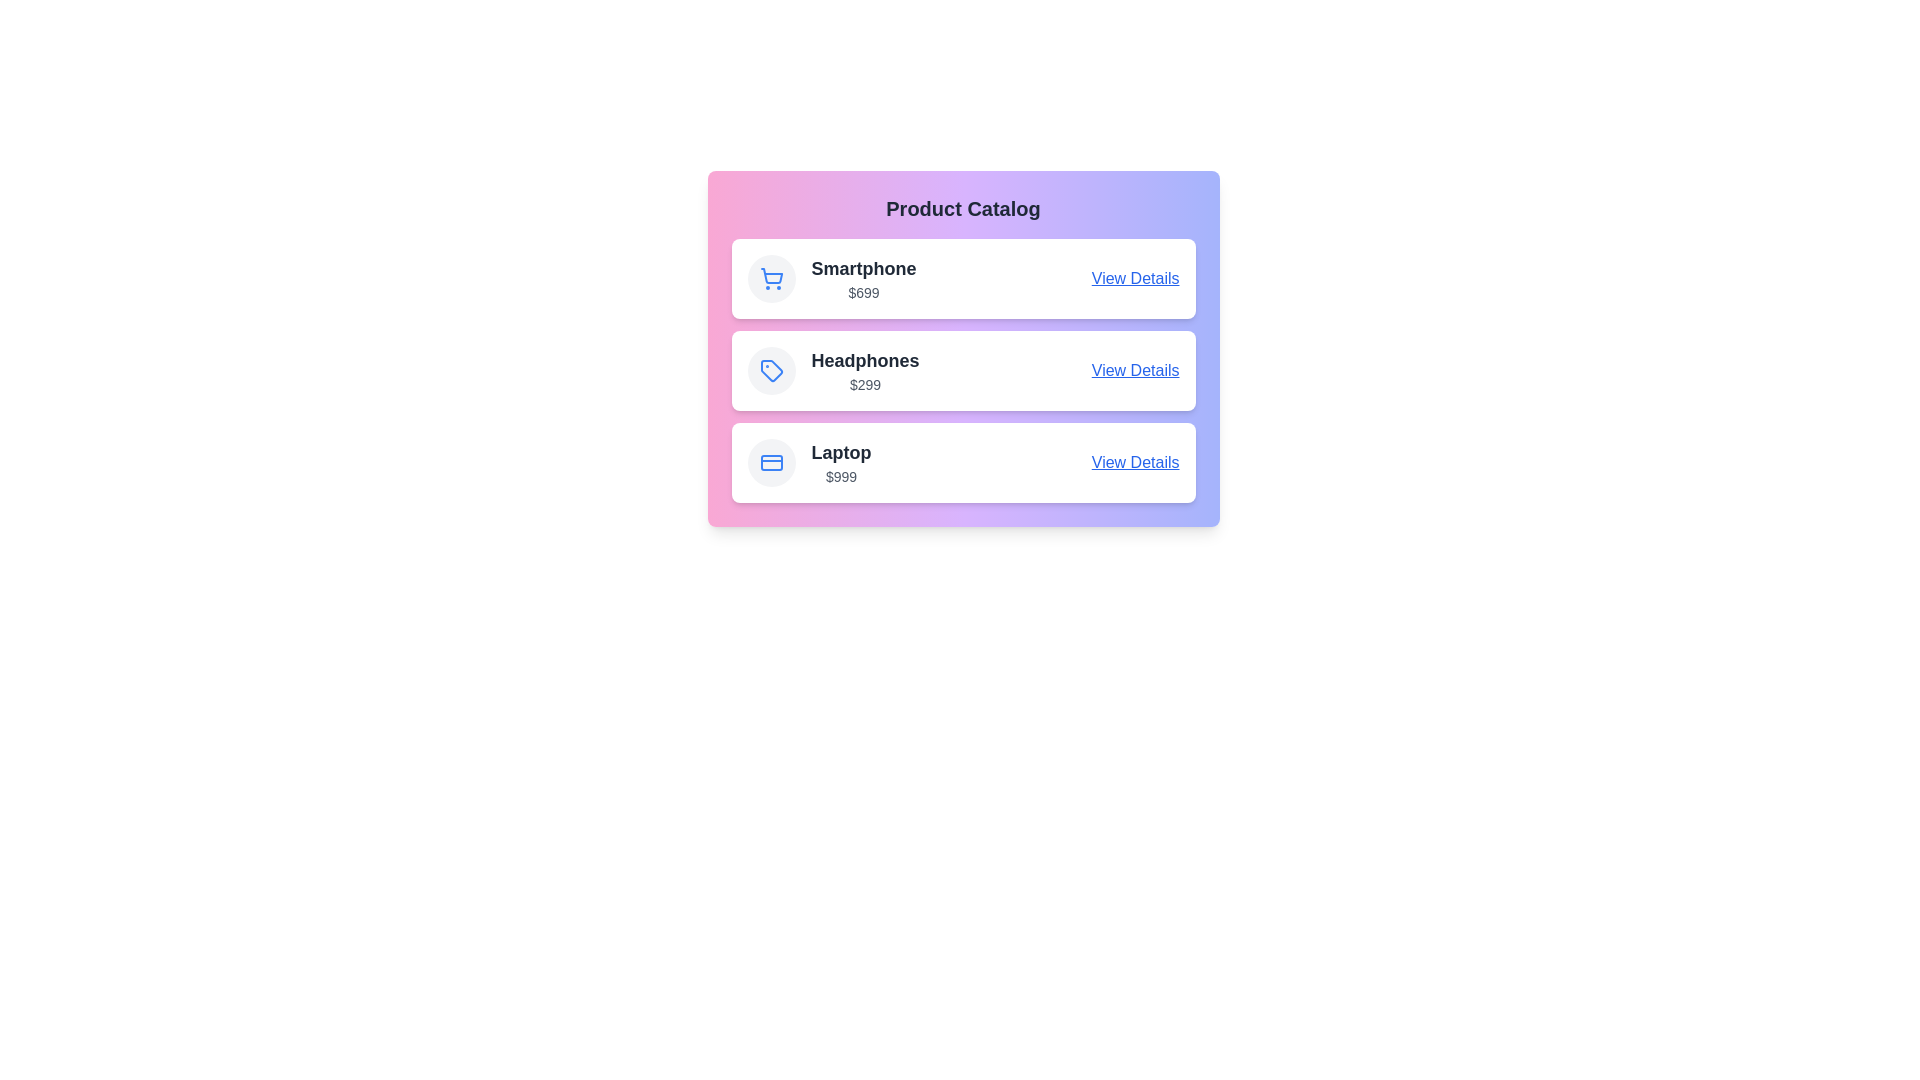 Image resolution: width=1920 pixels, height=1080 pixels. I want to click on the product item Smartphone to observe its hover effect, so click(963, 278).